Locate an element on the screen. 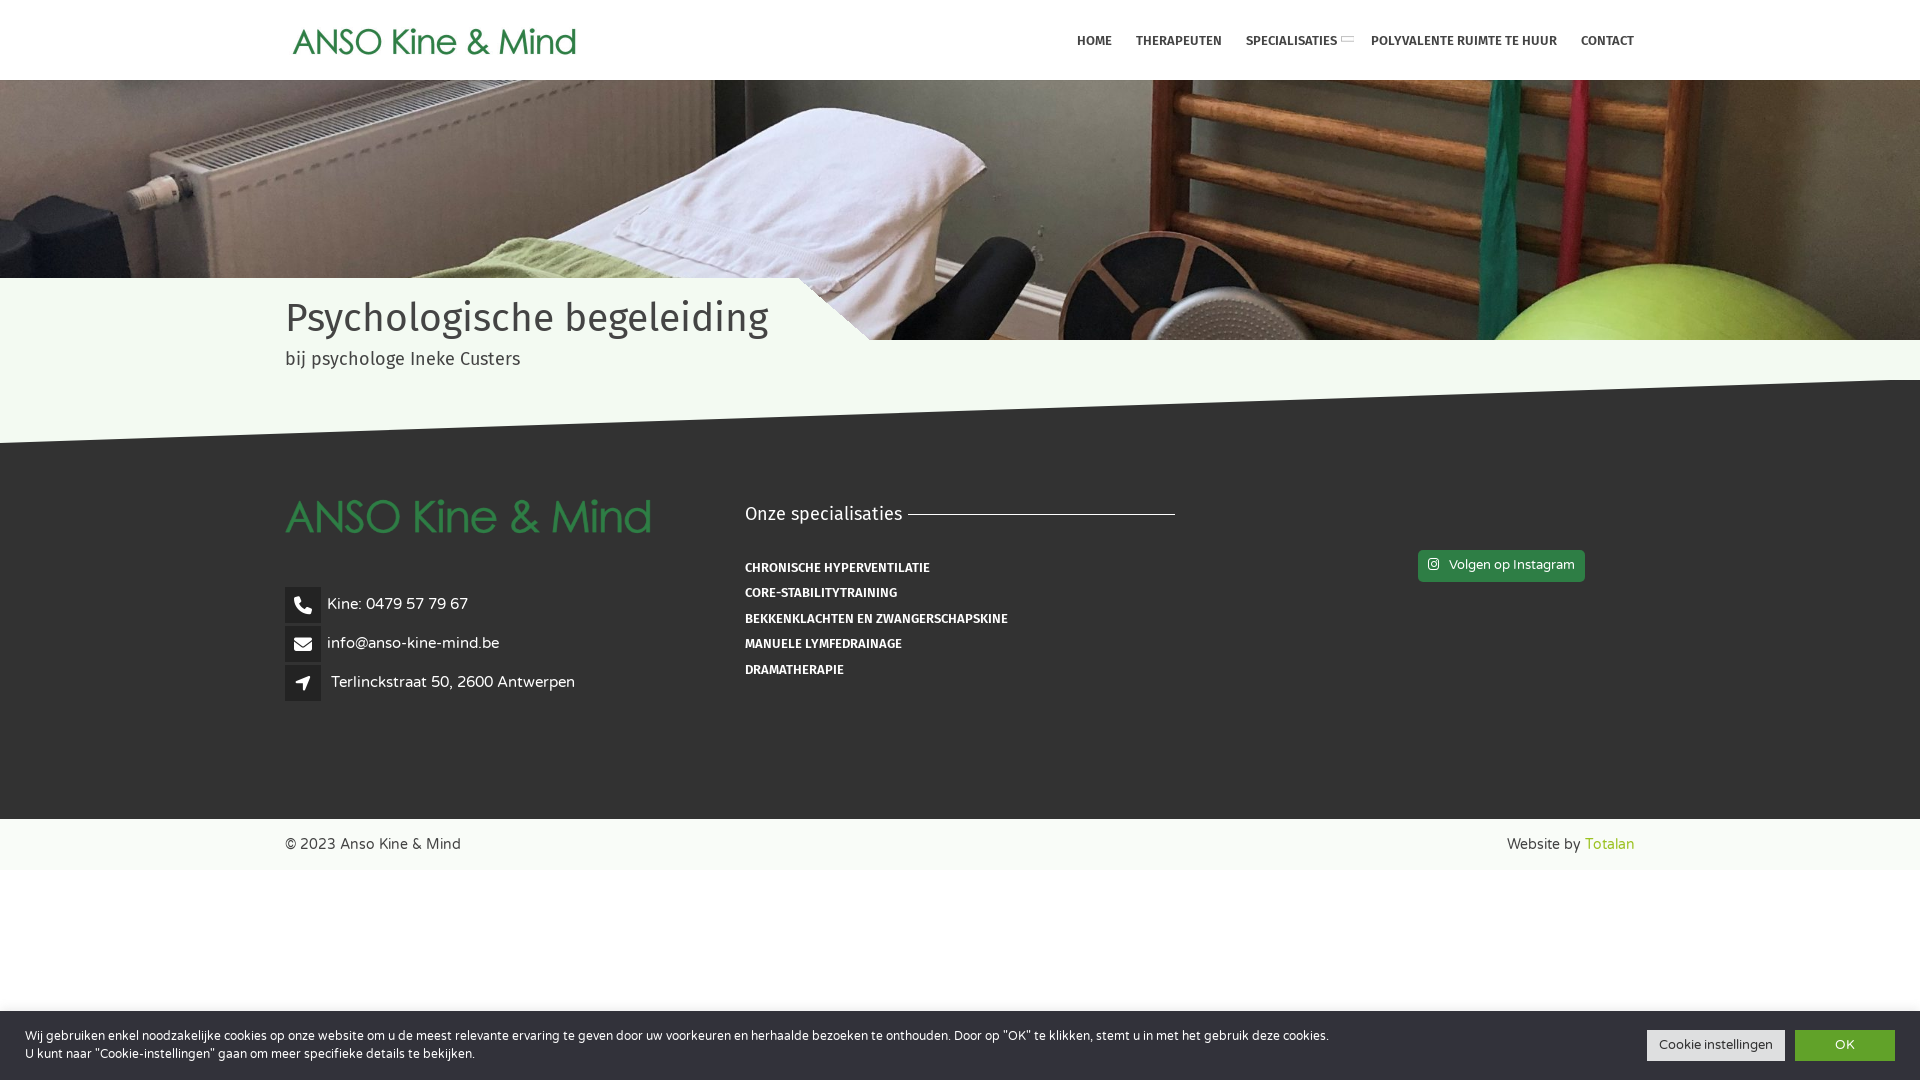 This screenshot has width=1920, height=1080. 'Volgen op Instagram' is located at coordinates (1501, 566).